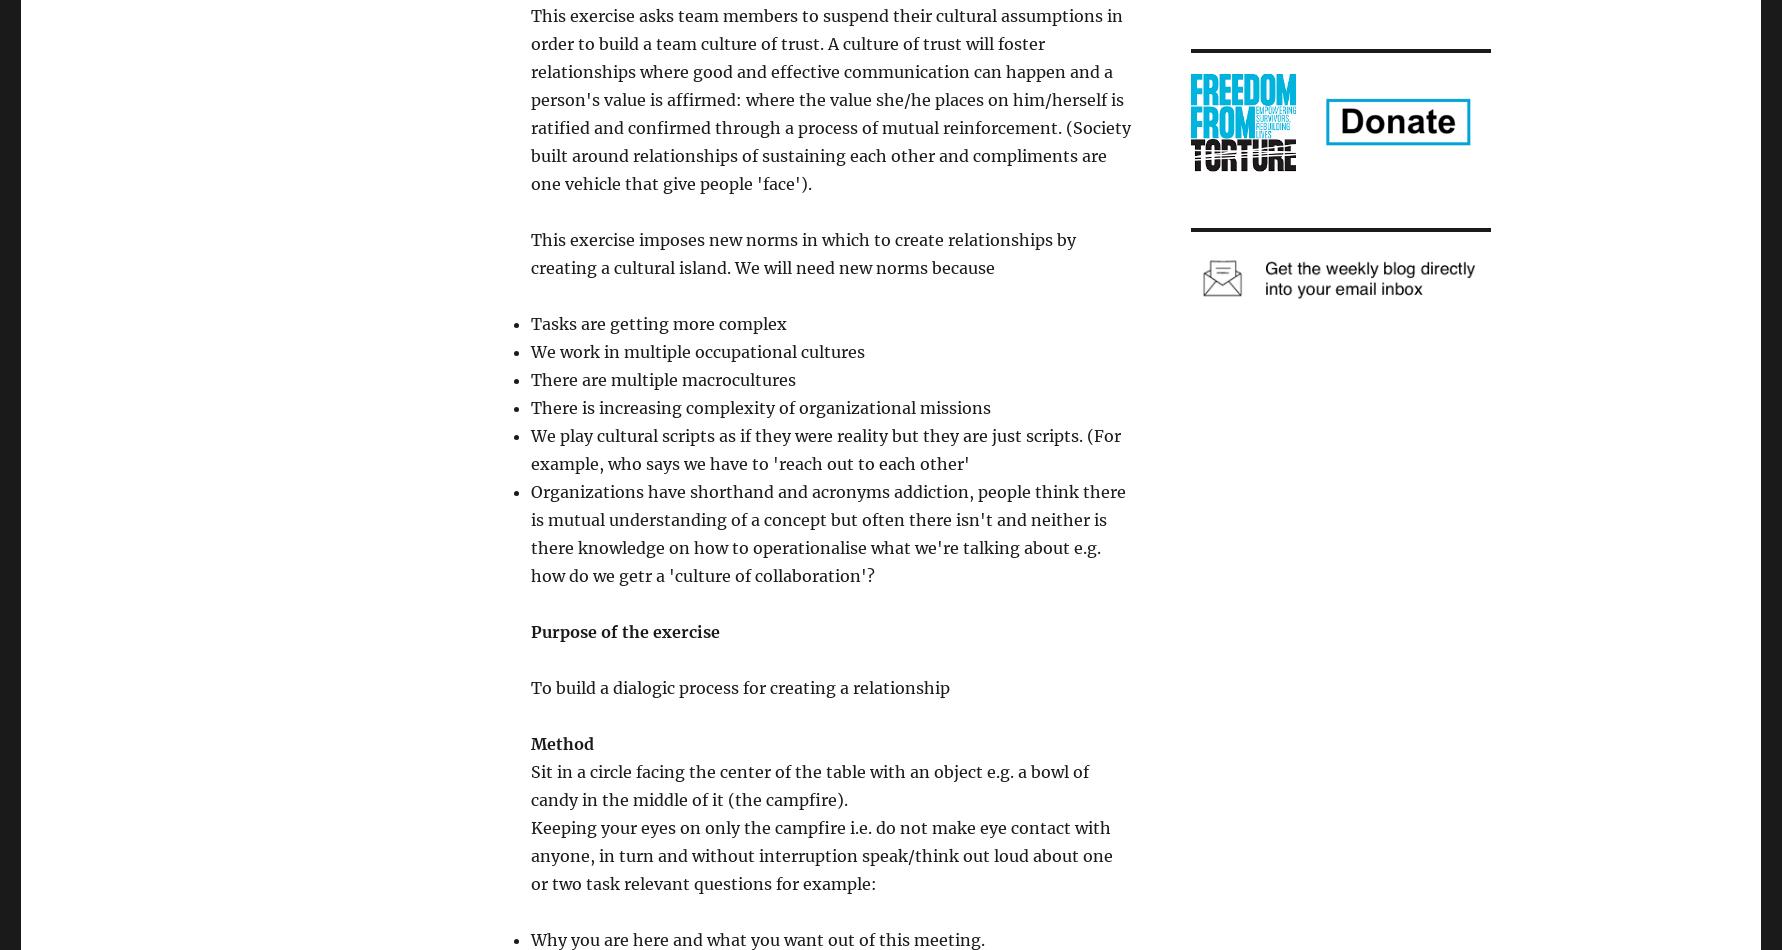 The image size is (1782, 950). I want to click on 'Keeping your eyes on only the campfire i.e. do not make eye contact with anyone, in turn and without interruption speak/think out loud about one or two task relevant questions for example:', so click(821, 855).